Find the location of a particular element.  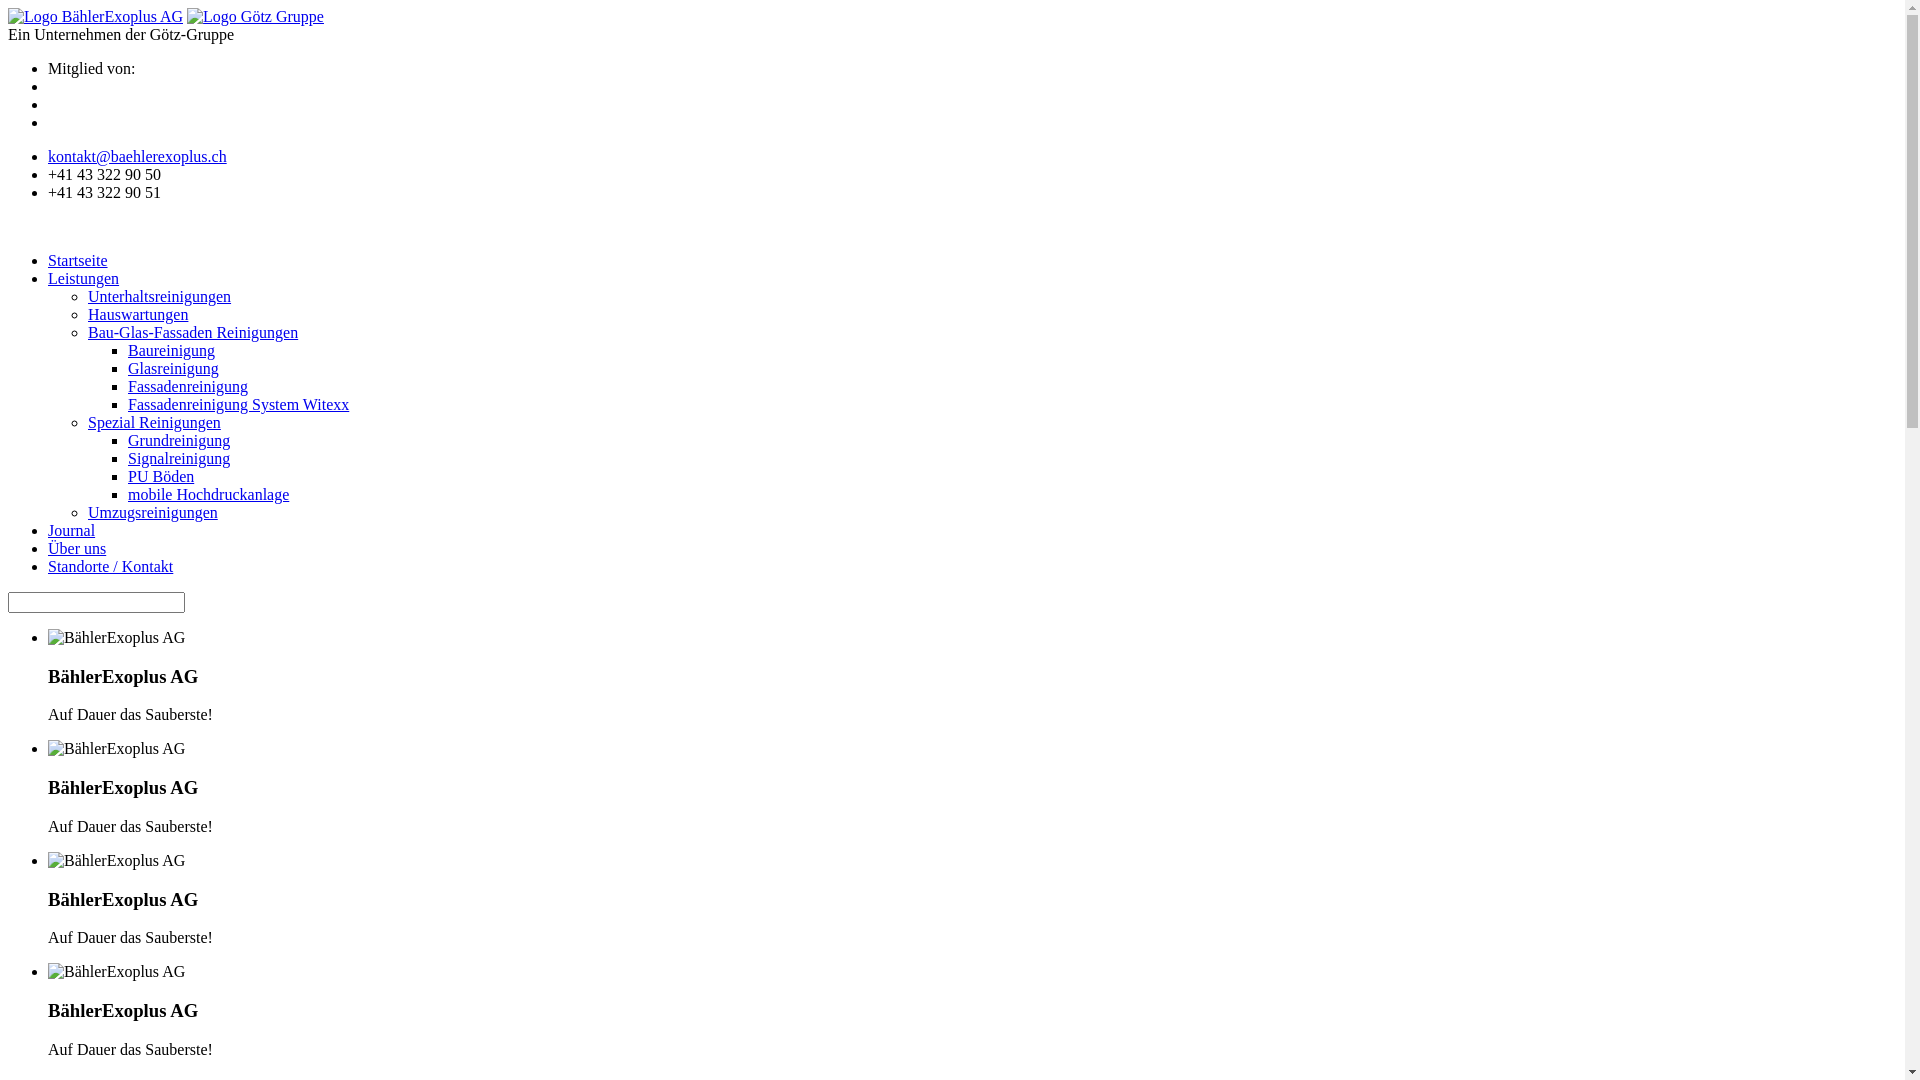

'Glasreinigung' is located at coordinates (127, 368).